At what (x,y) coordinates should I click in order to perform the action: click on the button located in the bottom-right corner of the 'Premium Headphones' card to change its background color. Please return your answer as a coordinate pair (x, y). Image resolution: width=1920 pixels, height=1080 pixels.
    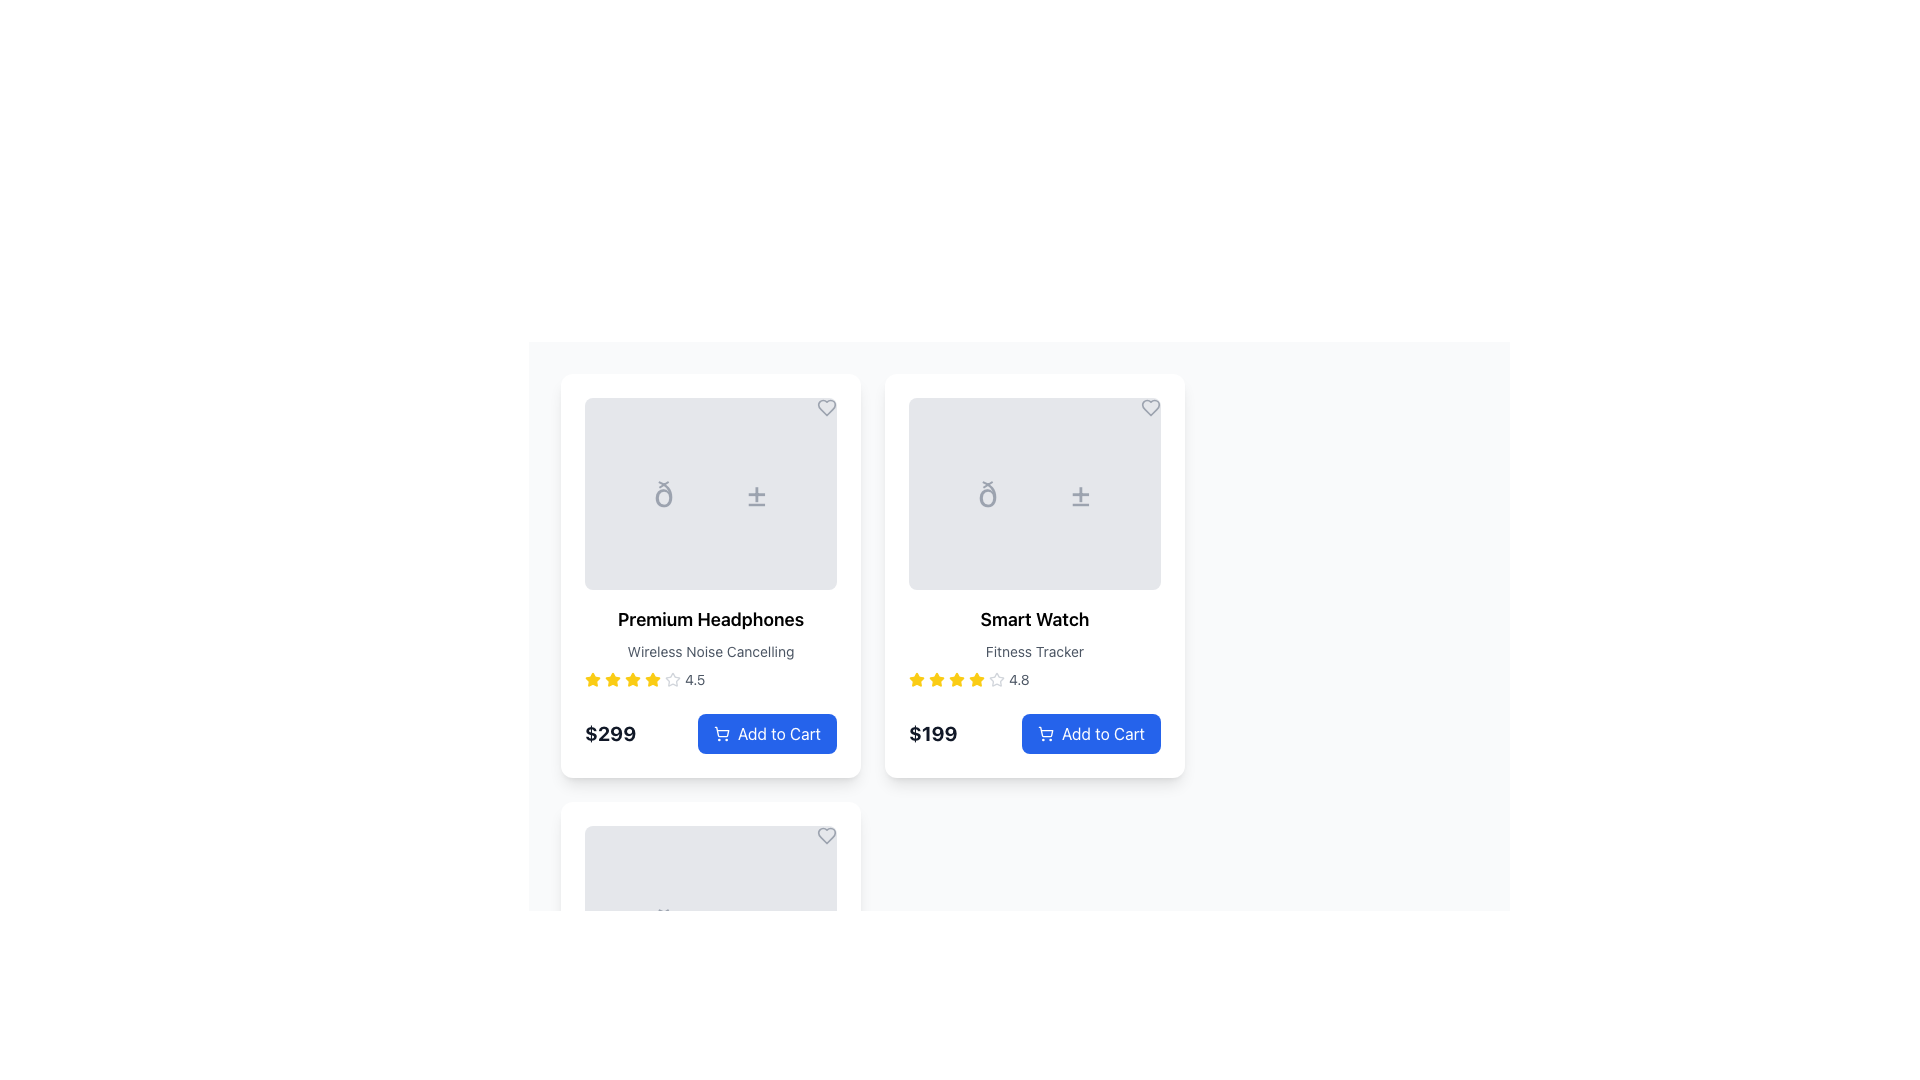
    Looking at the image, I should click on (766, 733).